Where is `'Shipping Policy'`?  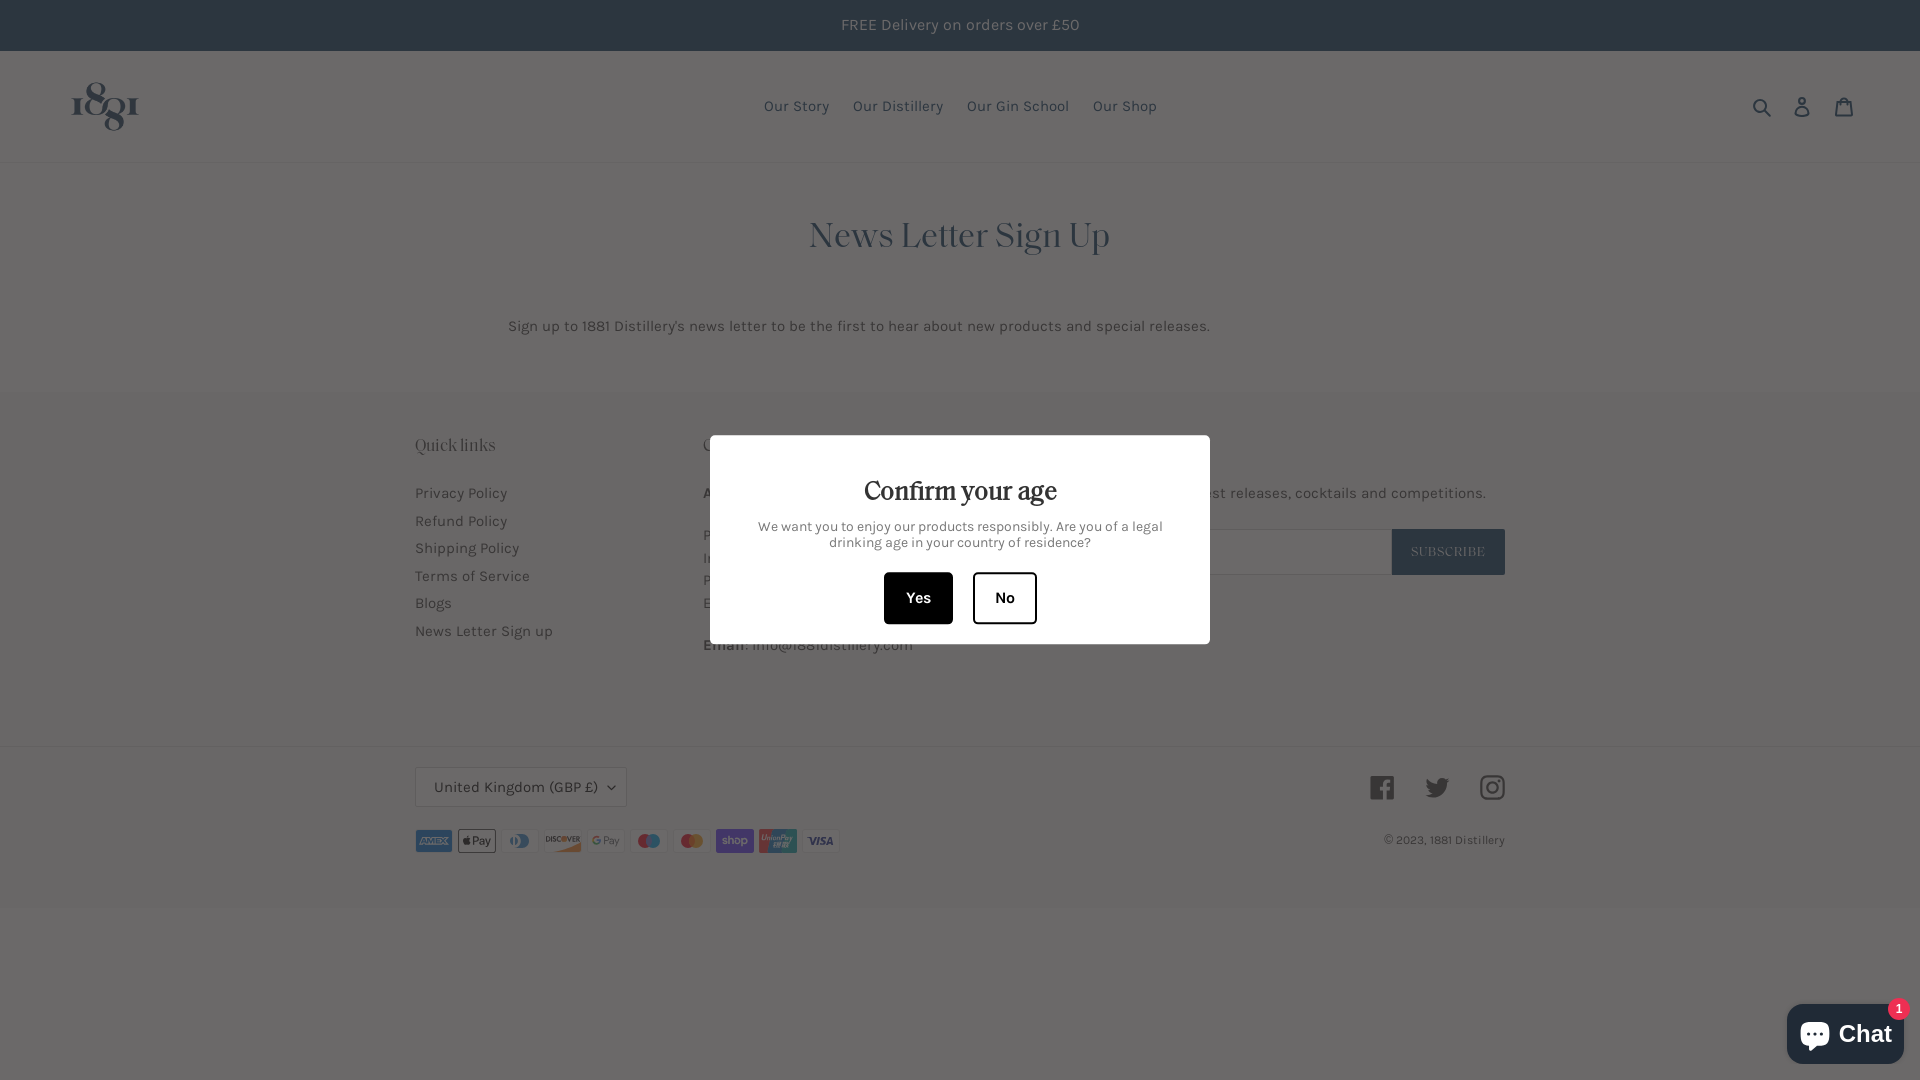
'Shipping Policy' is located at coordinates (465, 547).